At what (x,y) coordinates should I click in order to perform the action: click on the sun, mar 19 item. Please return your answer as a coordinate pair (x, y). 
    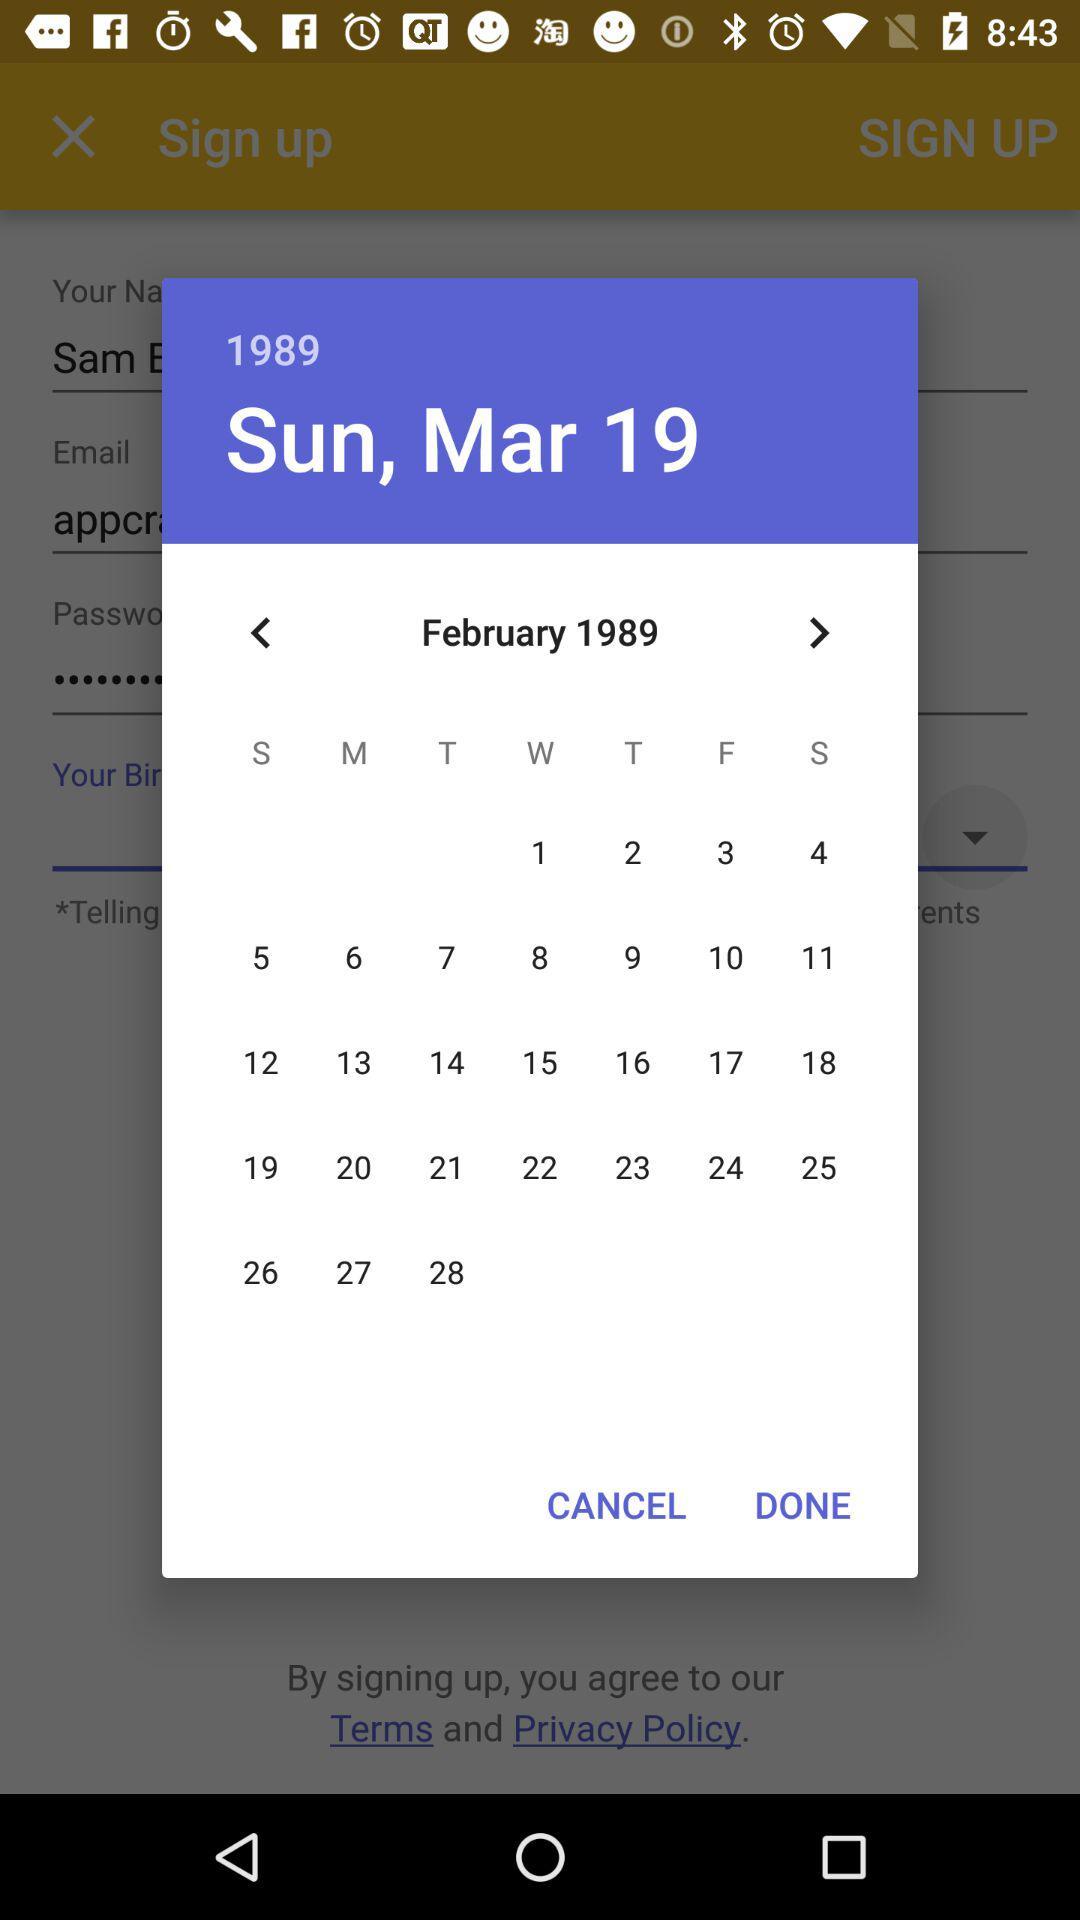
    Looking at the image, I should click on (463, 435).